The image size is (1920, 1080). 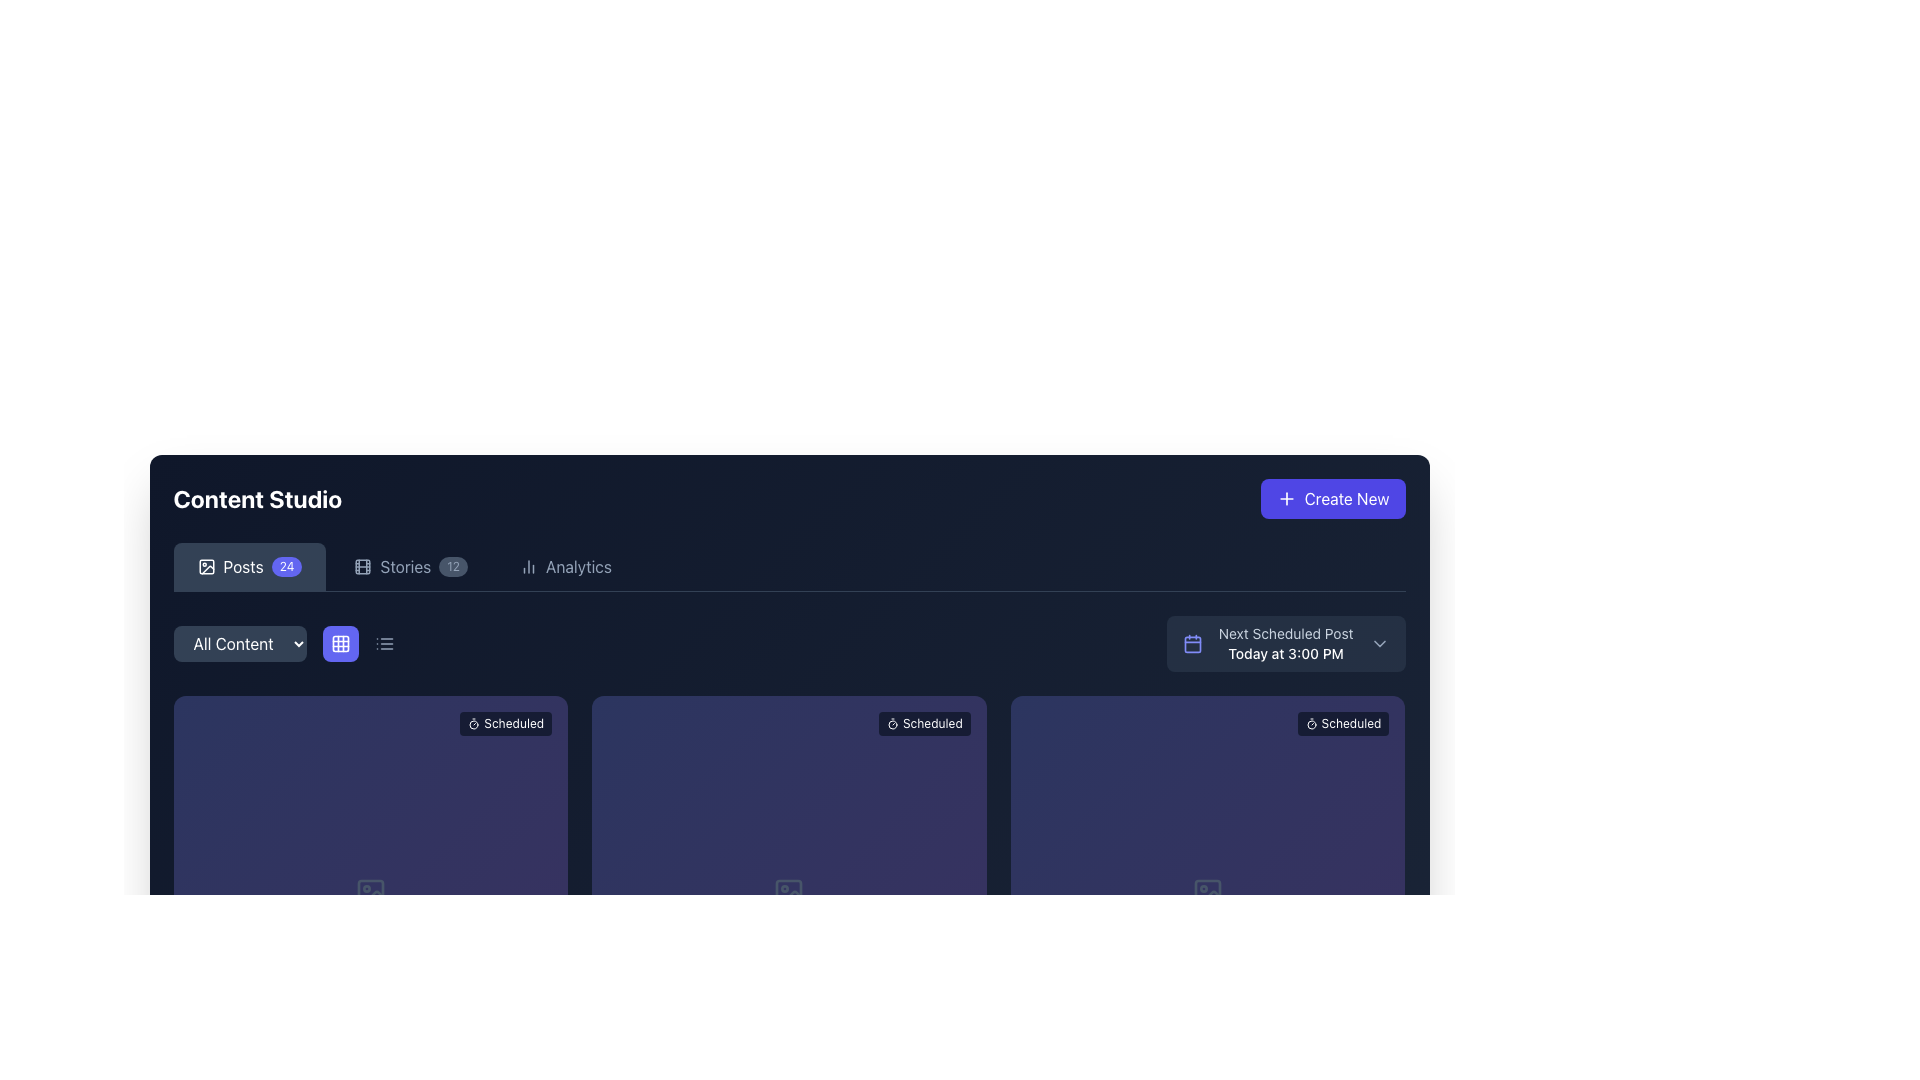 I want to click on the image placeholder icon located at the bottom edge of the grid card in the second row of the dashboard, so click(x=370, y=892).